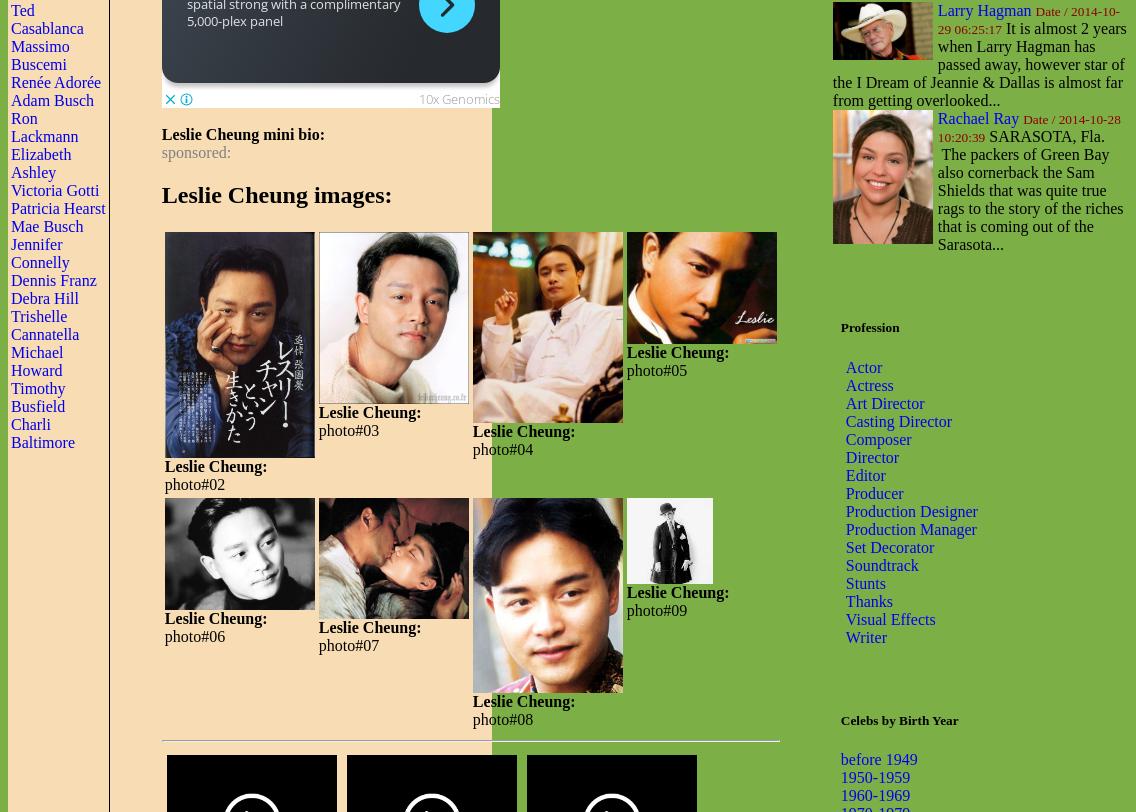  I want to click on 'Charli Baltimore', so click(11, 432).